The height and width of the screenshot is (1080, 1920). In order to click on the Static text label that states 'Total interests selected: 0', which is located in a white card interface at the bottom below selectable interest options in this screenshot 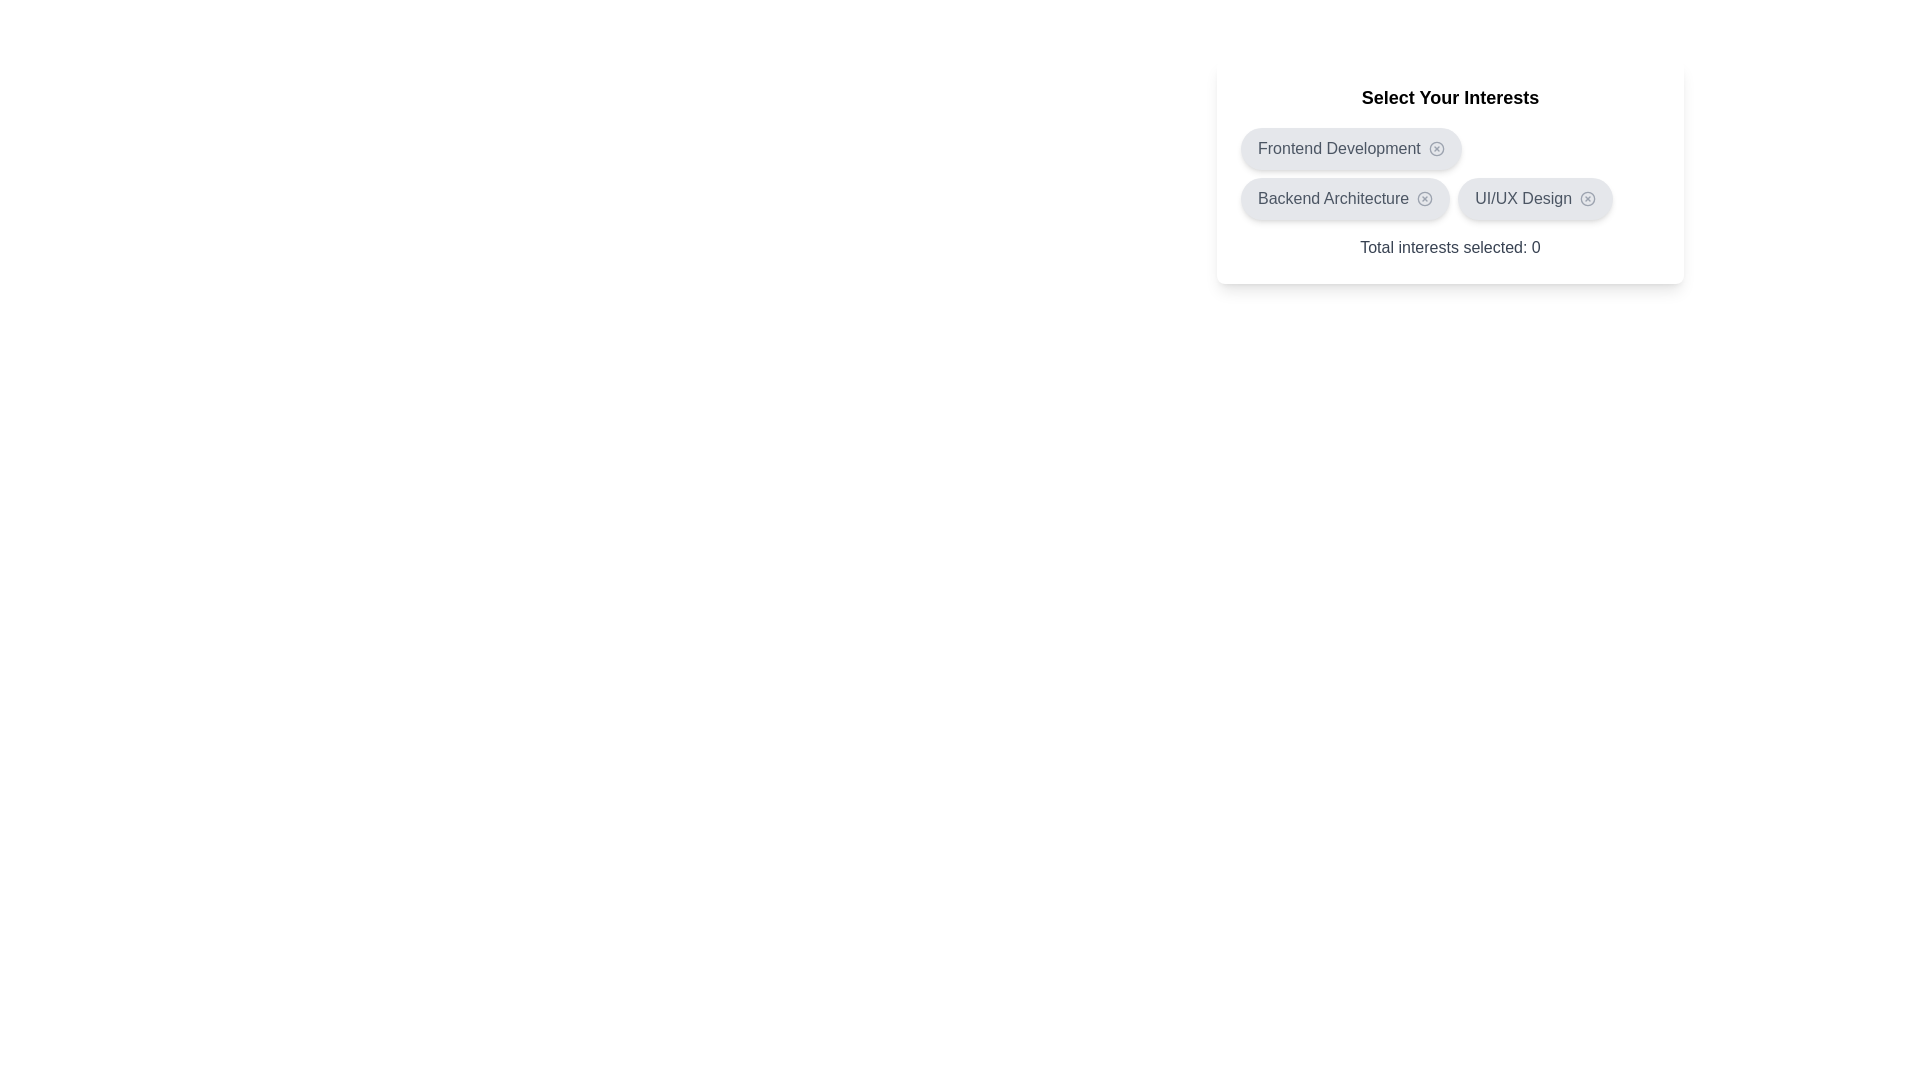, I will do `click(1450, 246)`.